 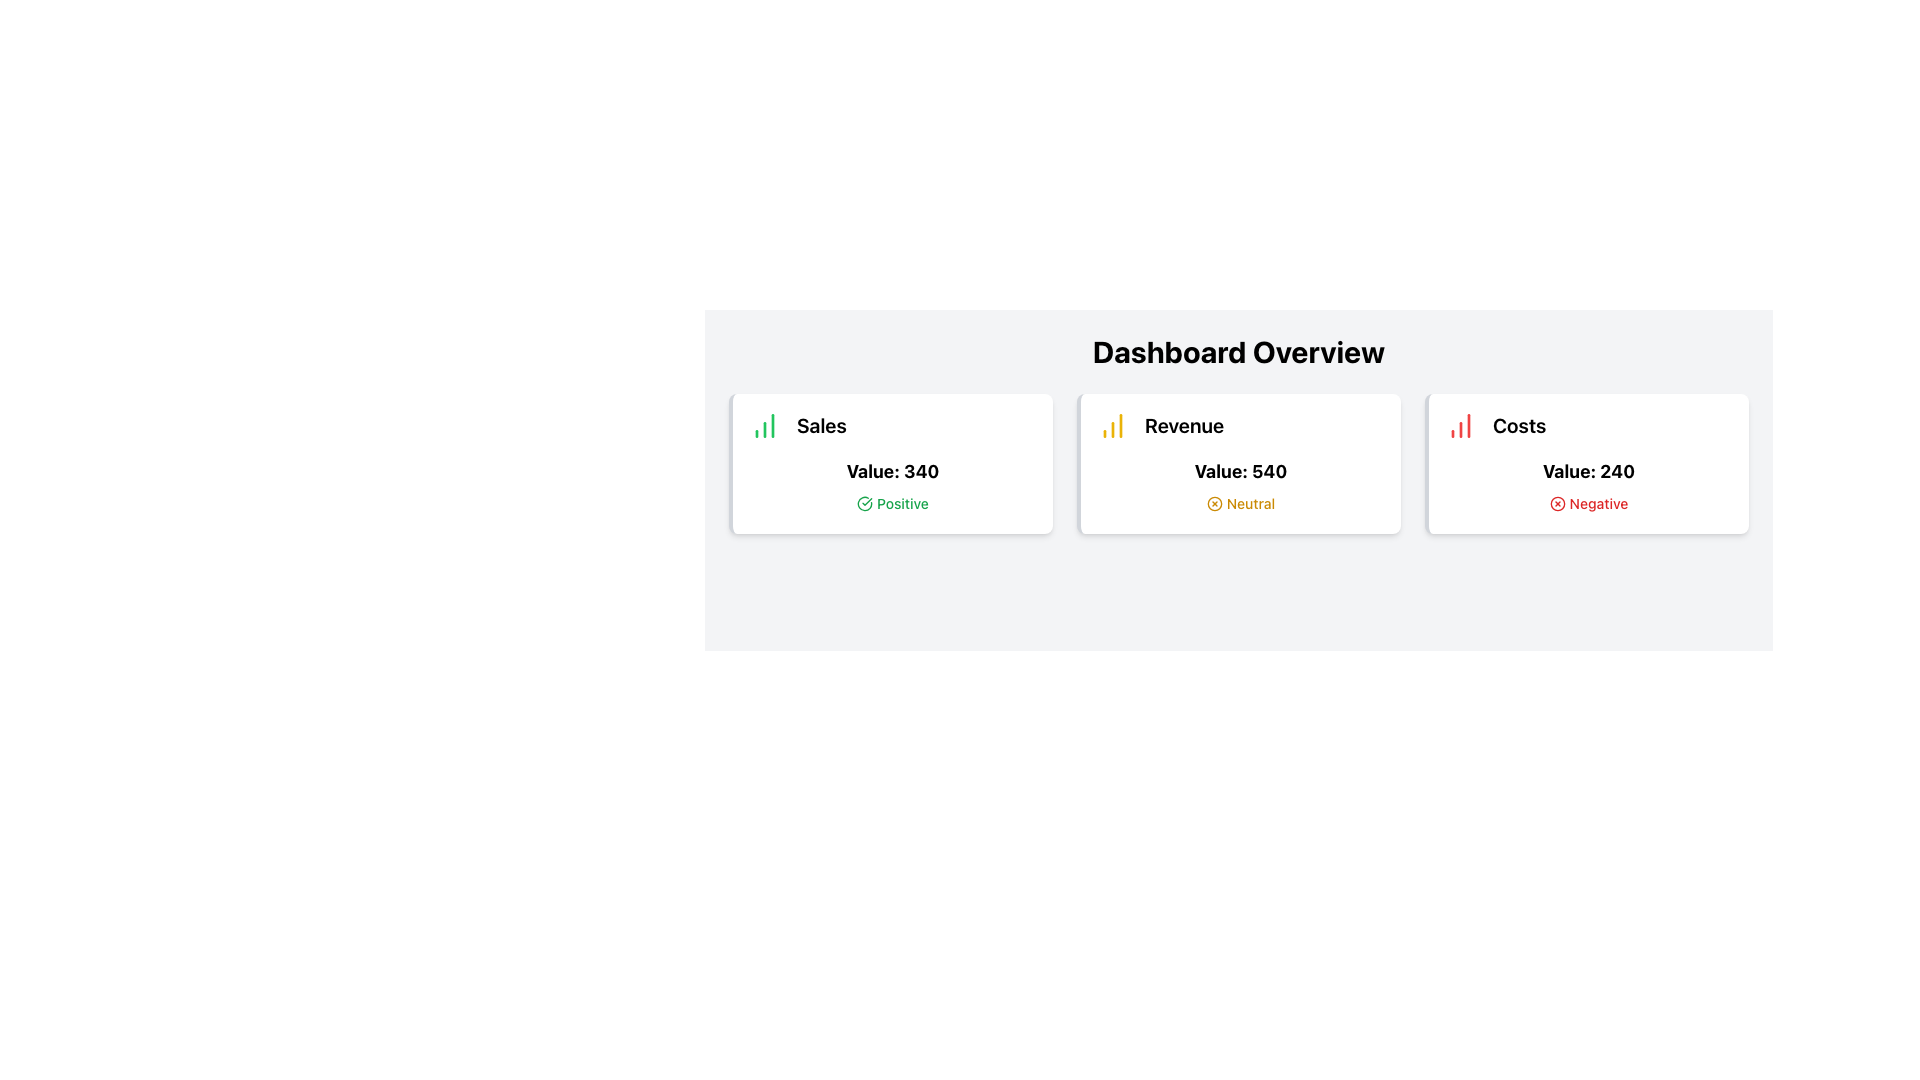 I want to click on the 'Negative' status indicator located at the bottom-right corner of the 'Costs' card, so click(x=1587, y=503).